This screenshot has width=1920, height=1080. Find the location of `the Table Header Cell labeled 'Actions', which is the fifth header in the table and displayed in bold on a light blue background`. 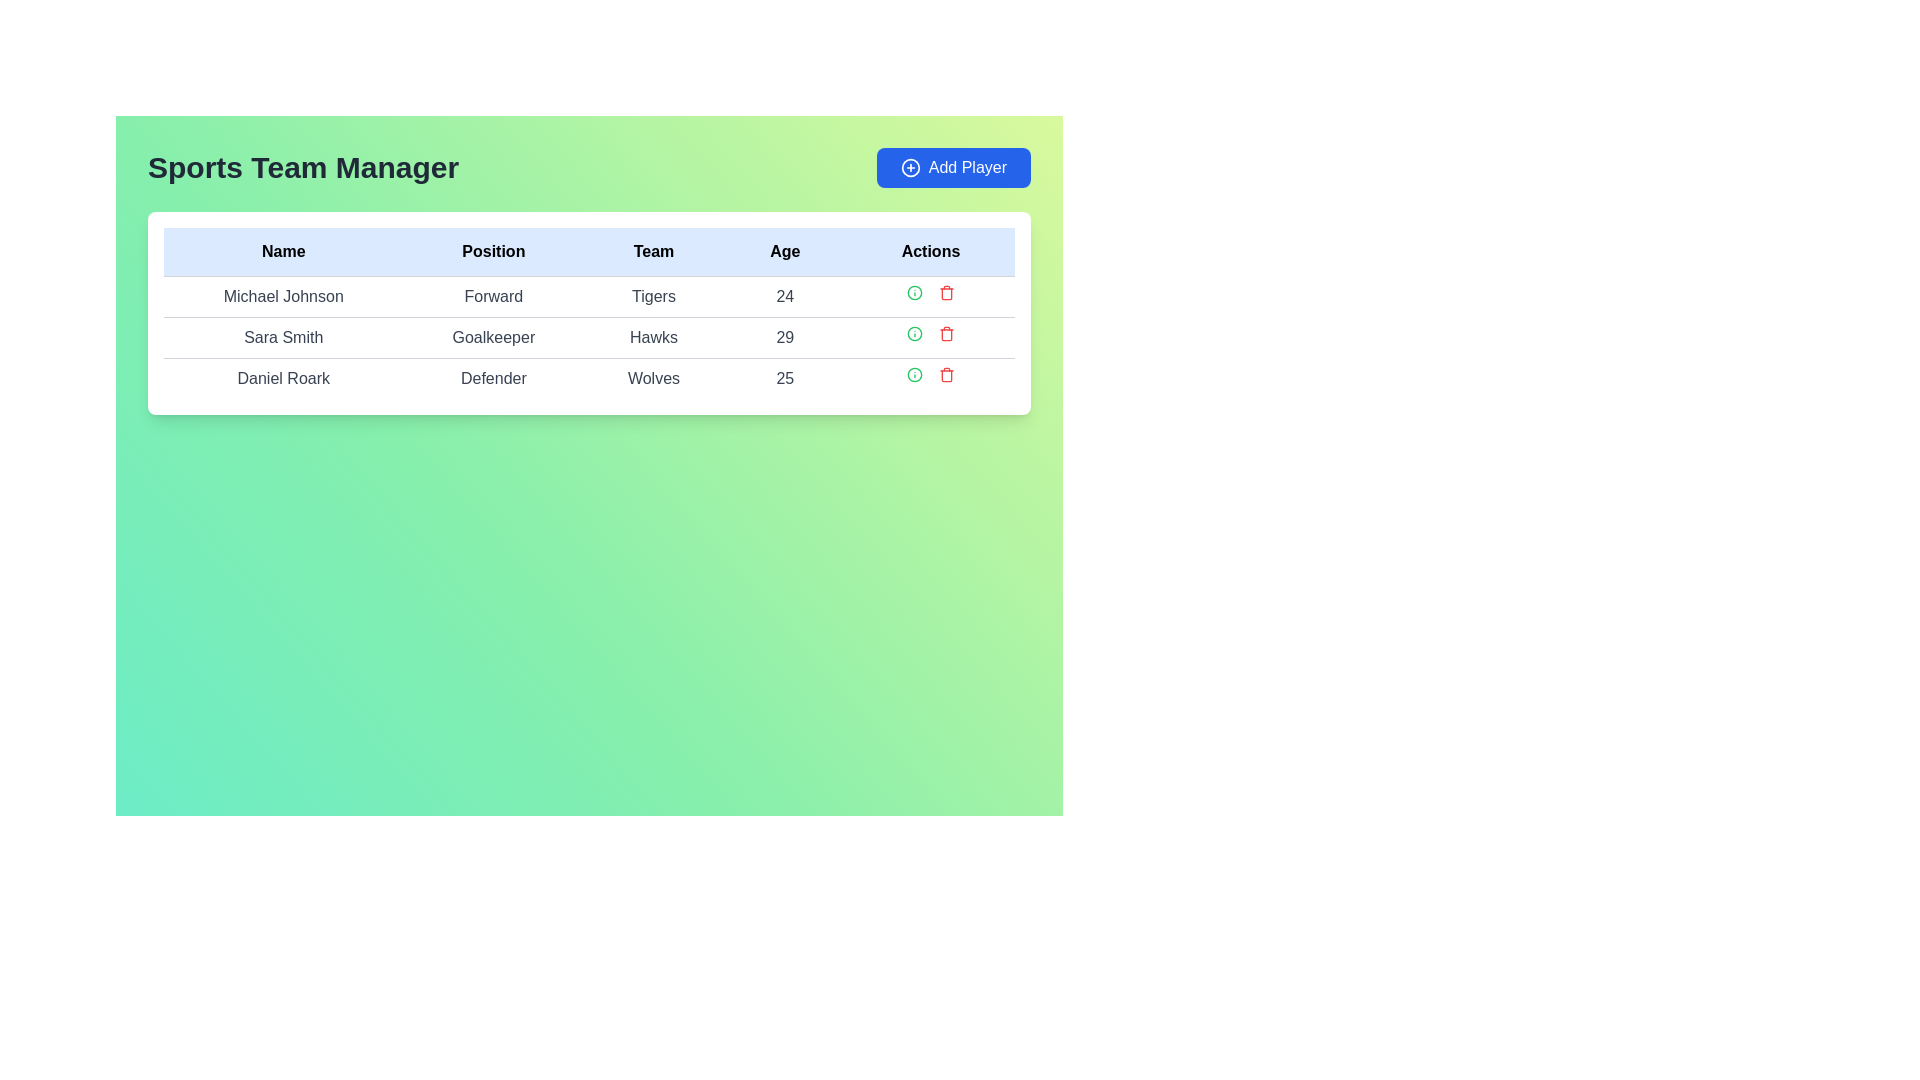

the Table Header Cell labeled 'Actions', which is the fifth header in the table and displayed in bold on a light blue background is located at coordinates (930, 251).